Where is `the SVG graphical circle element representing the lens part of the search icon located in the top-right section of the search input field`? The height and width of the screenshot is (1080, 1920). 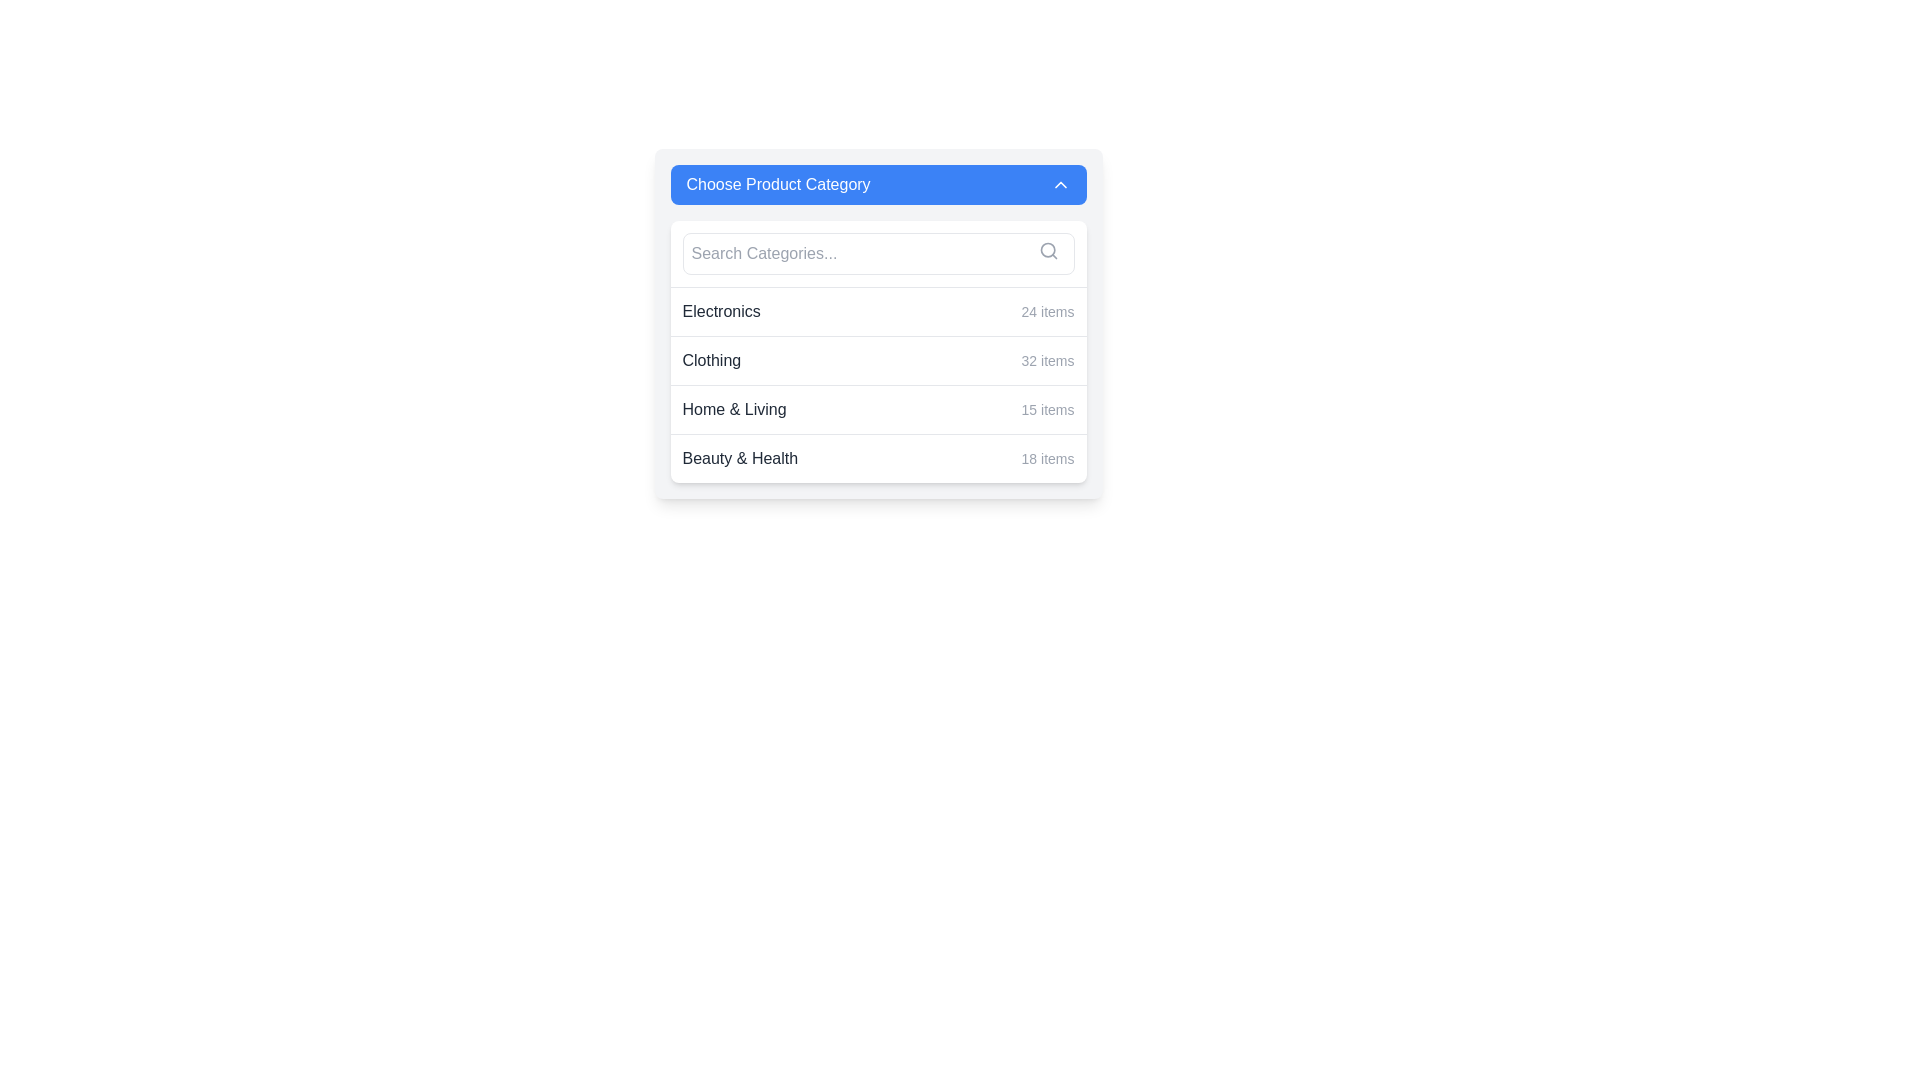 the SVG graphical circle element representing the lens part of the search icon located in the top-right section of the search input field is located at coordinates (1046, 249).